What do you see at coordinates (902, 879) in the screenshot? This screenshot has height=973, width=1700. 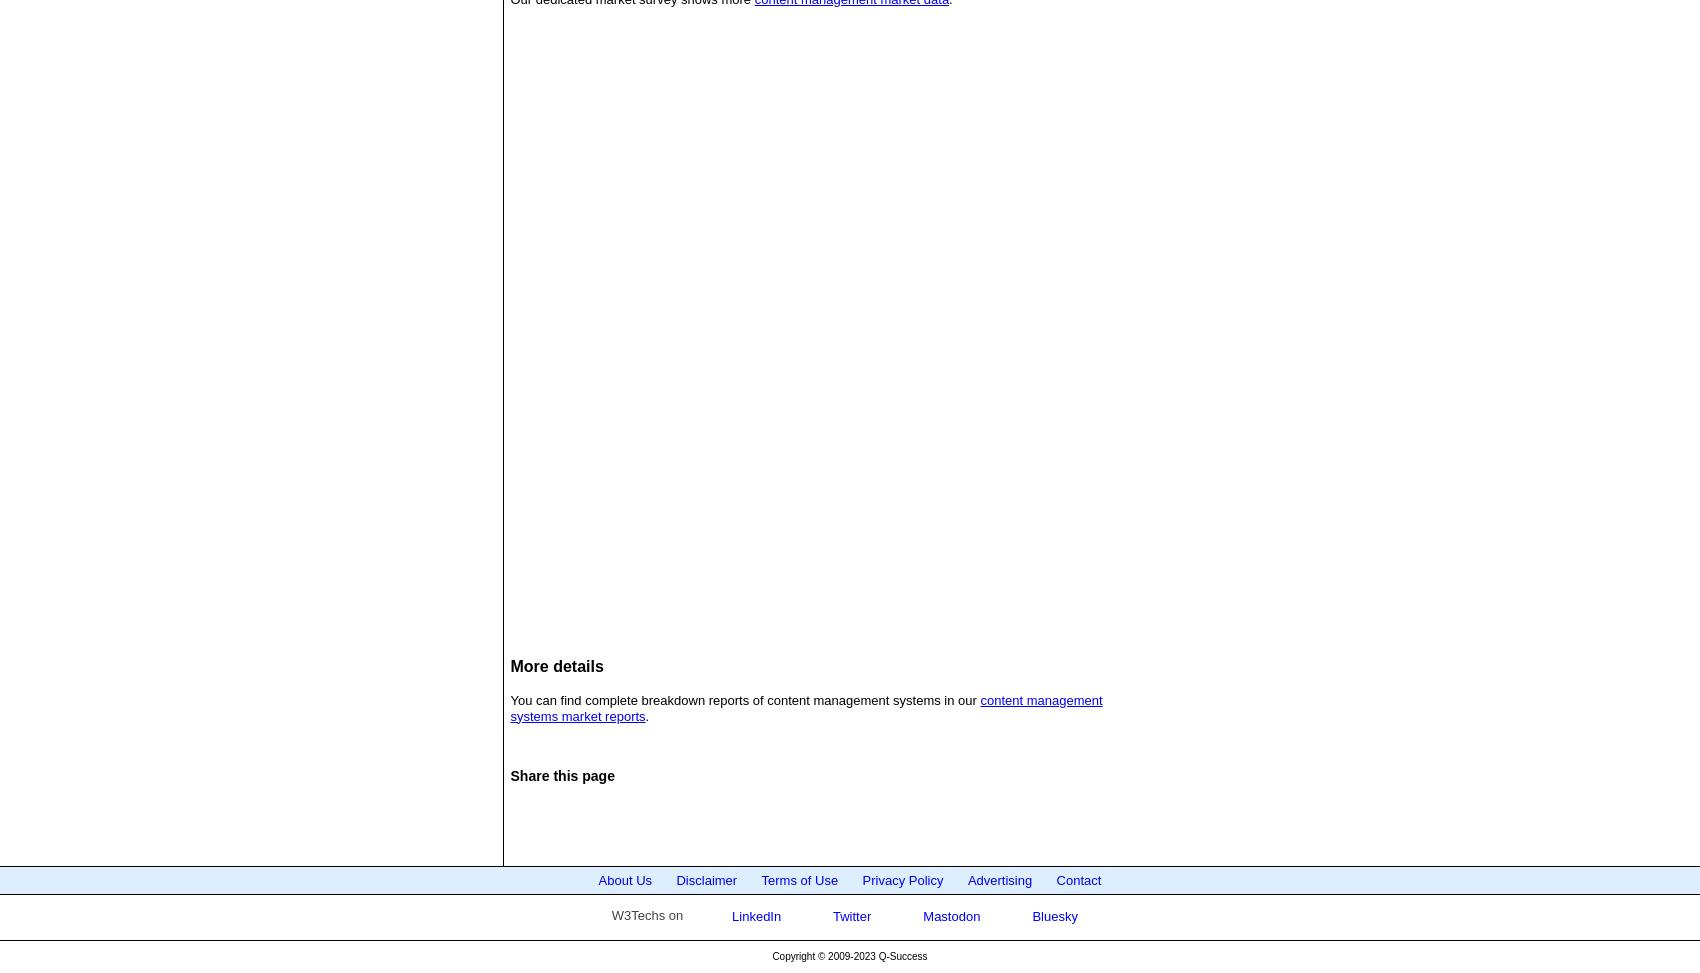 I see `'Privacy Policy'` at bounding box center [902, 879].